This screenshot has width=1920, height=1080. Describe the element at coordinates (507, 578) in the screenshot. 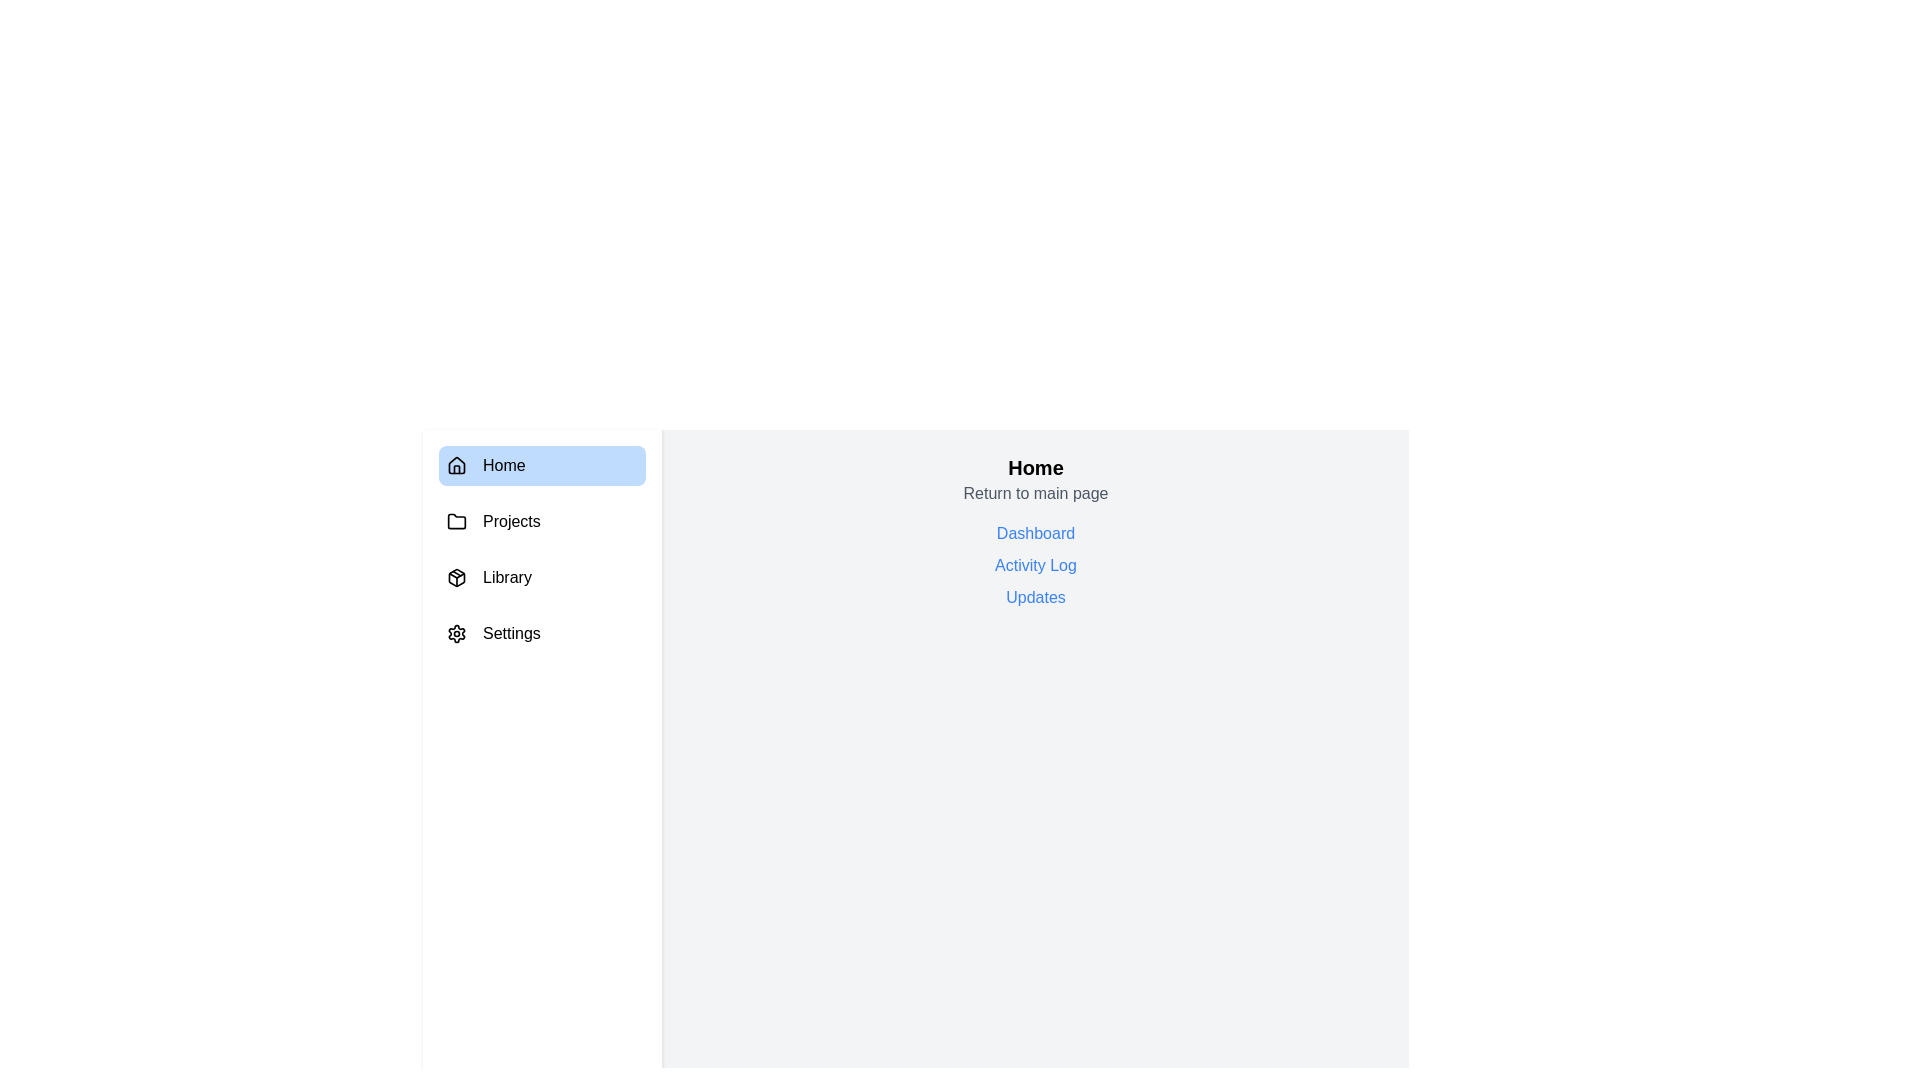

I see `the 'Library' text label in the sidebar navigation menu, located between 'Projects' and 'Settings'` at that location.